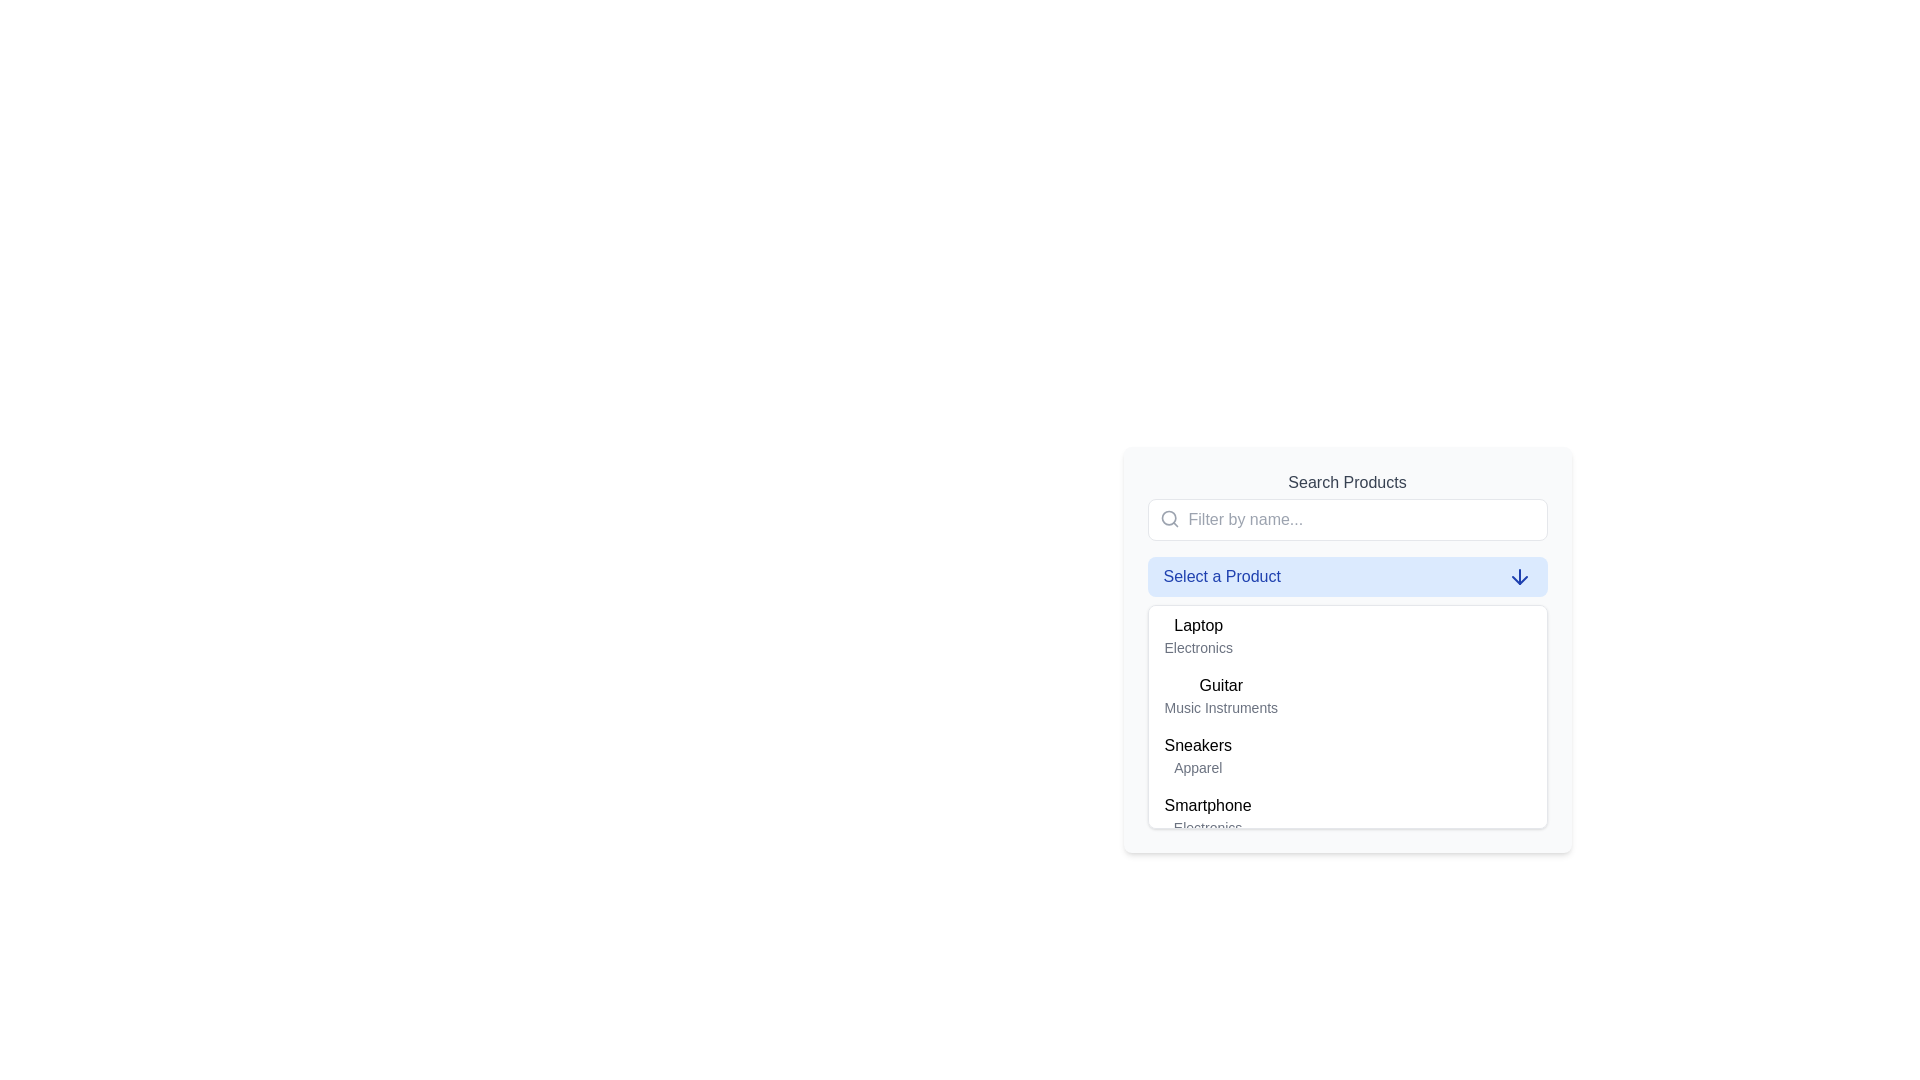  Describe the element at coordinates (1198, 624) in the screenshot. I see `the 'Laptop' text label in the dropdown menu` at that location.